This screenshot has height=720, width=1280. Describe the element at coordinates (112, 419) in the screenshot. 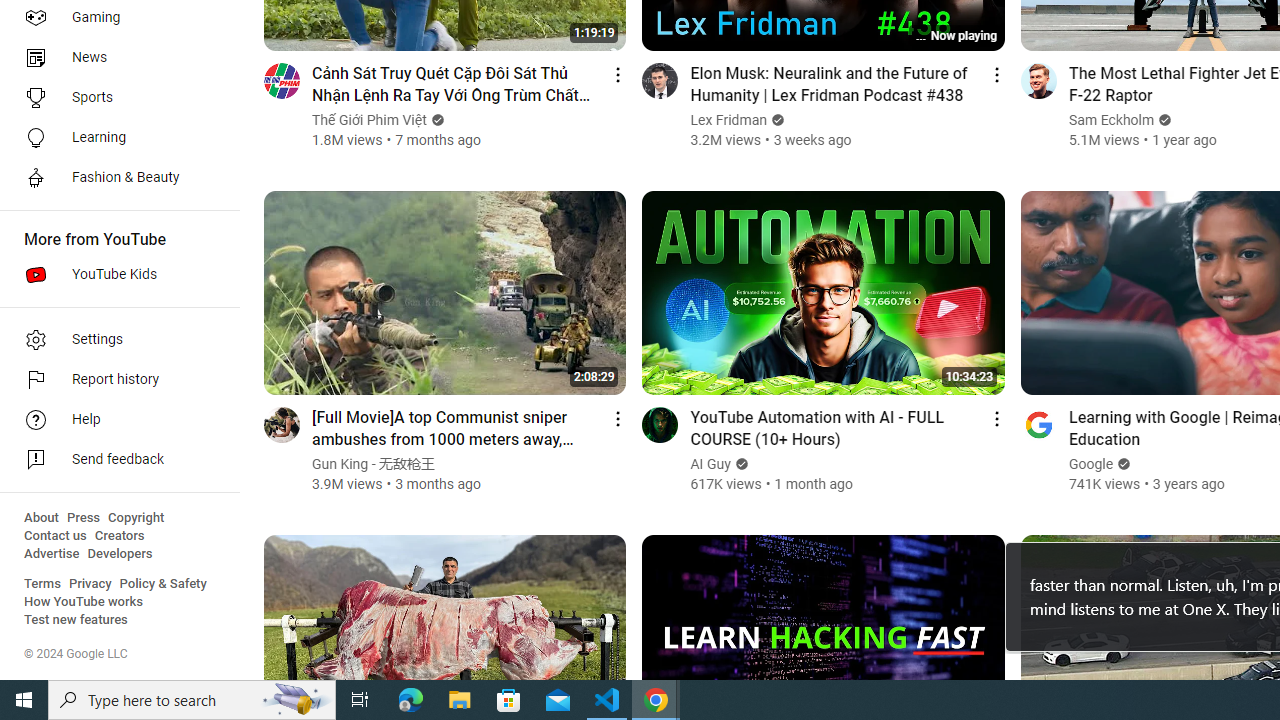

I see `'Help'` at that location.